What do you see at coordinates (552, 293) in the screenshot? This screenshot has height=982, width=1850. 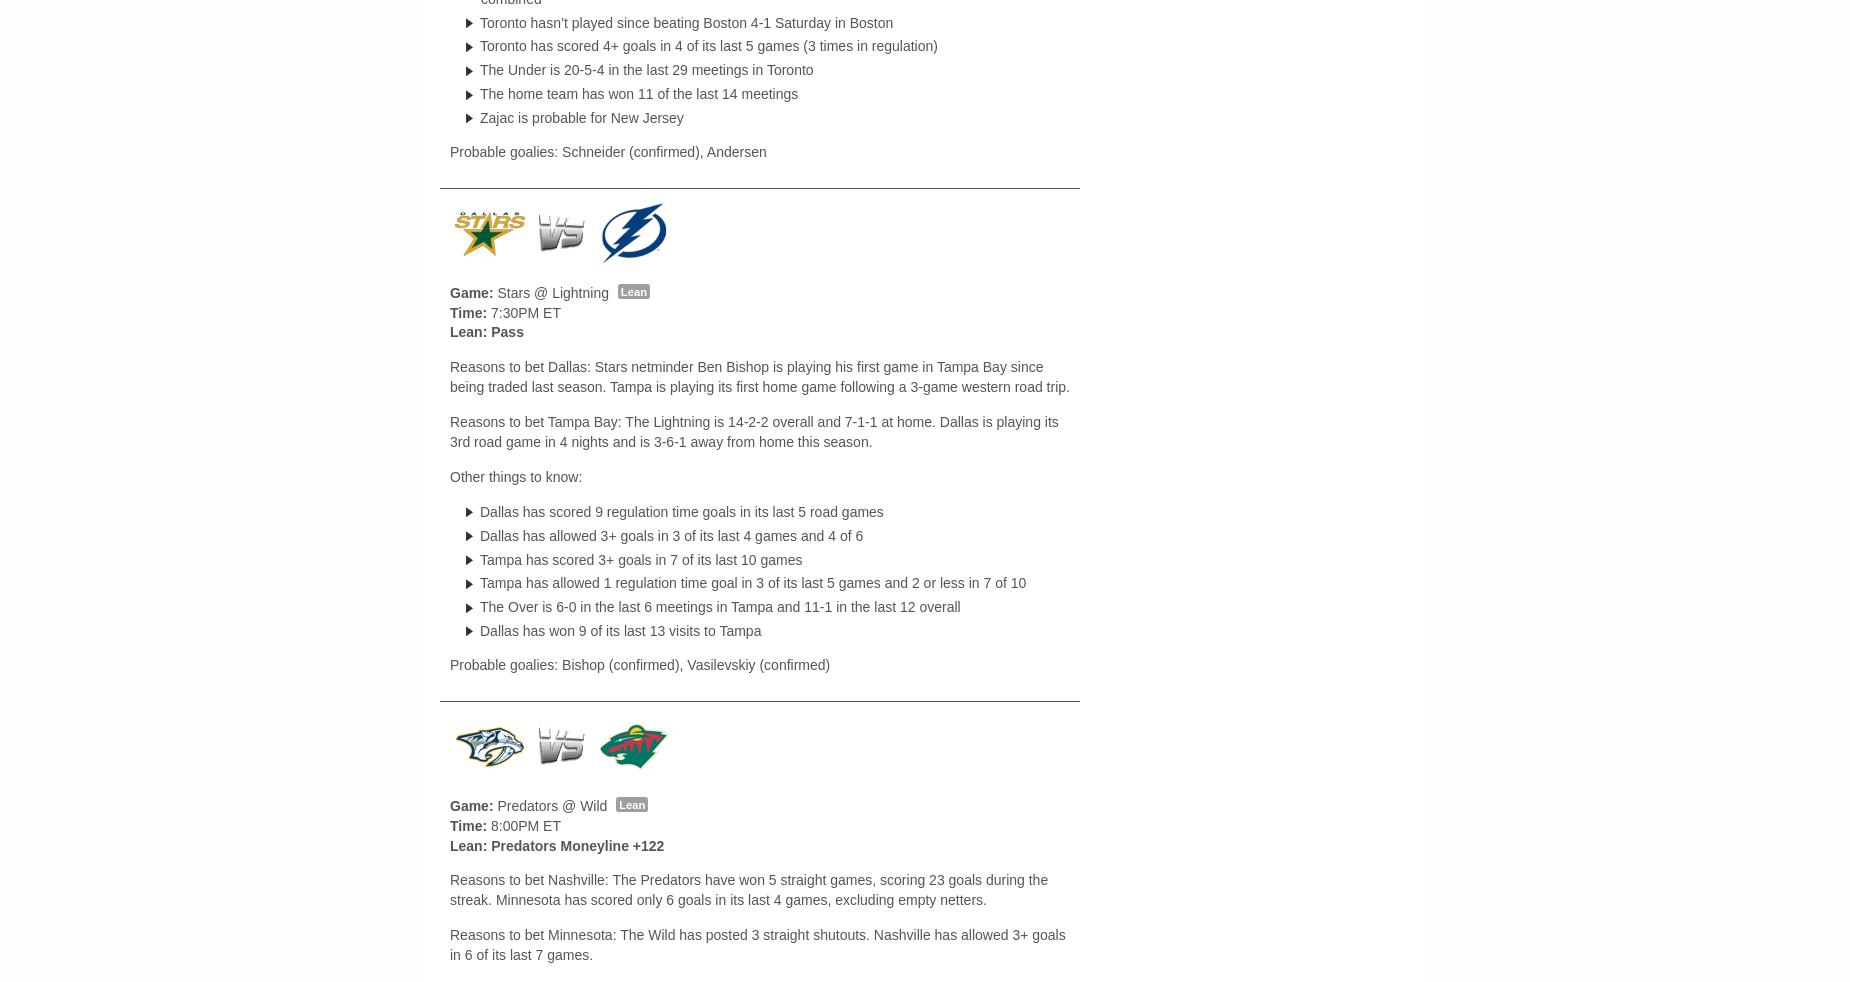 I see `'Stars @ Lightning'` at bounding box center [552, 293].